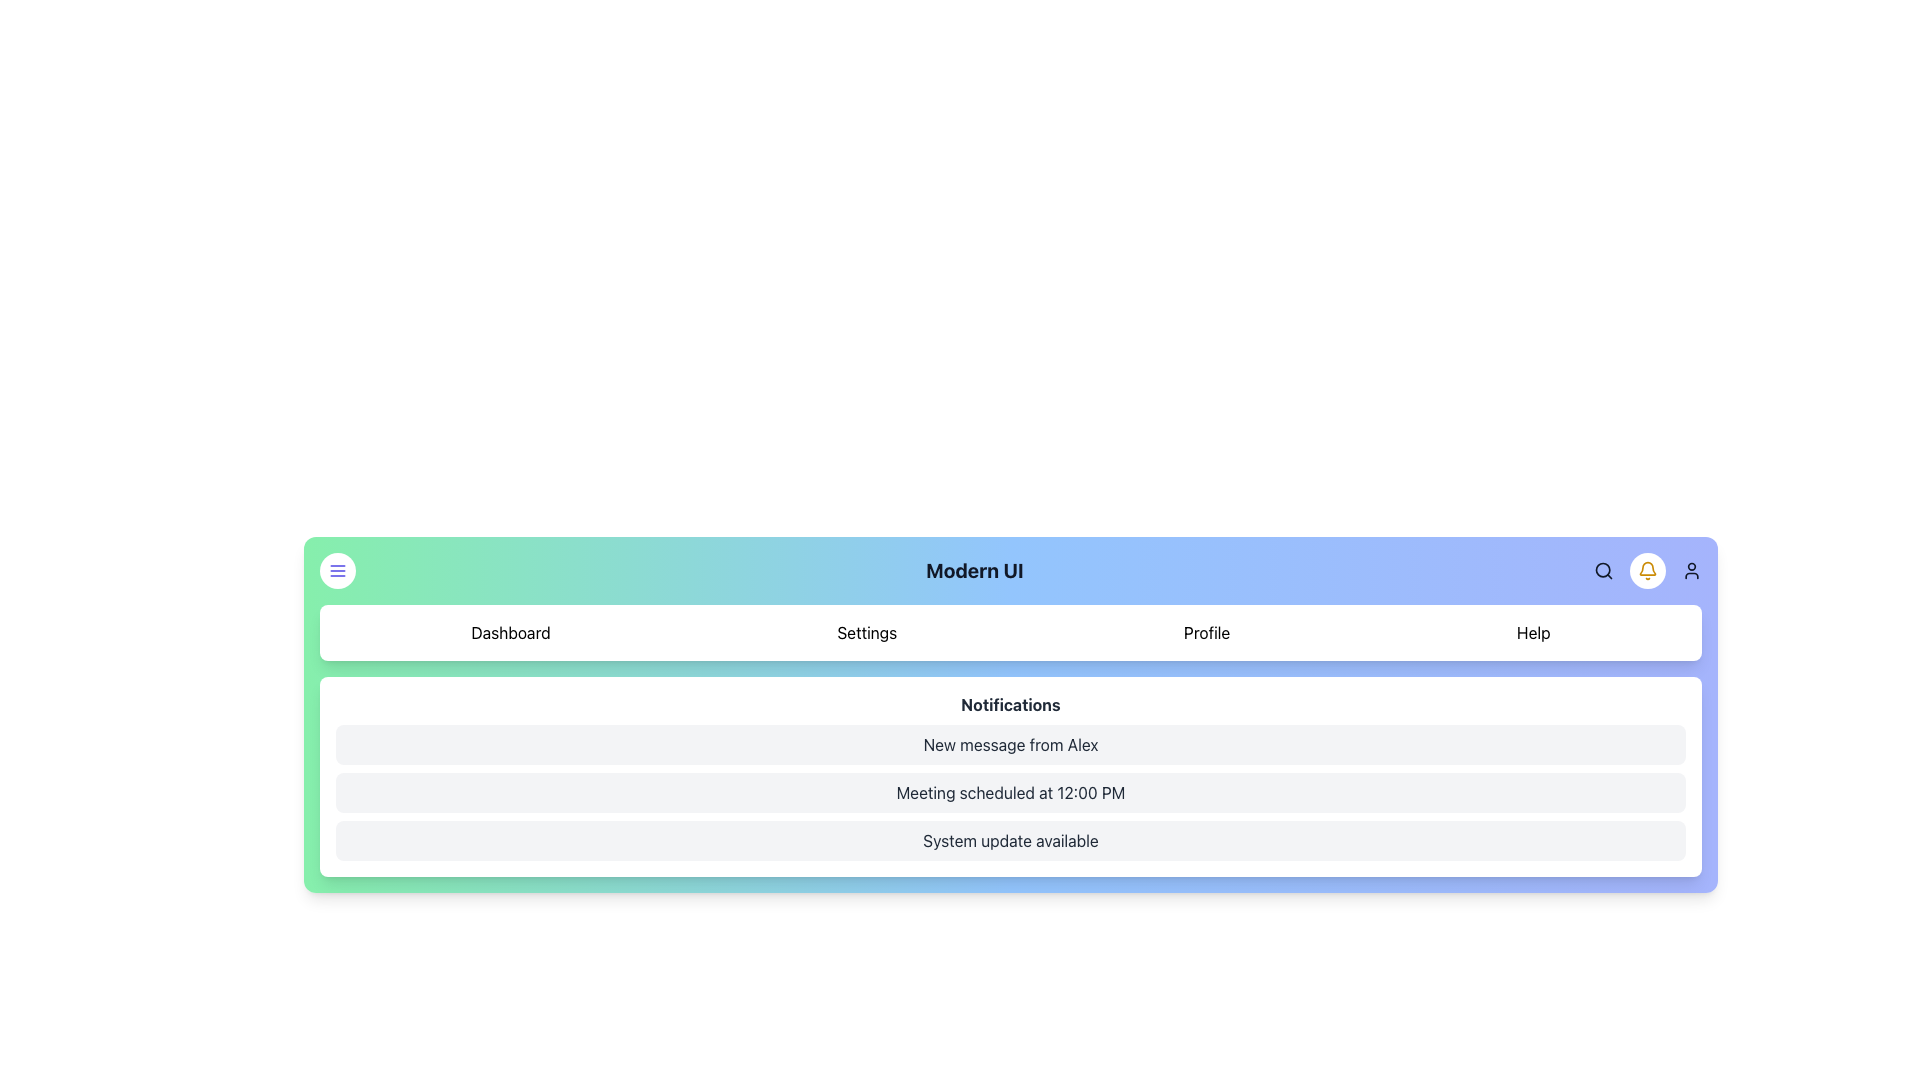  I want to click on the menu toggle icon located in the top-left corner of the header bar to trigger the hover effect, so click(337, 570).